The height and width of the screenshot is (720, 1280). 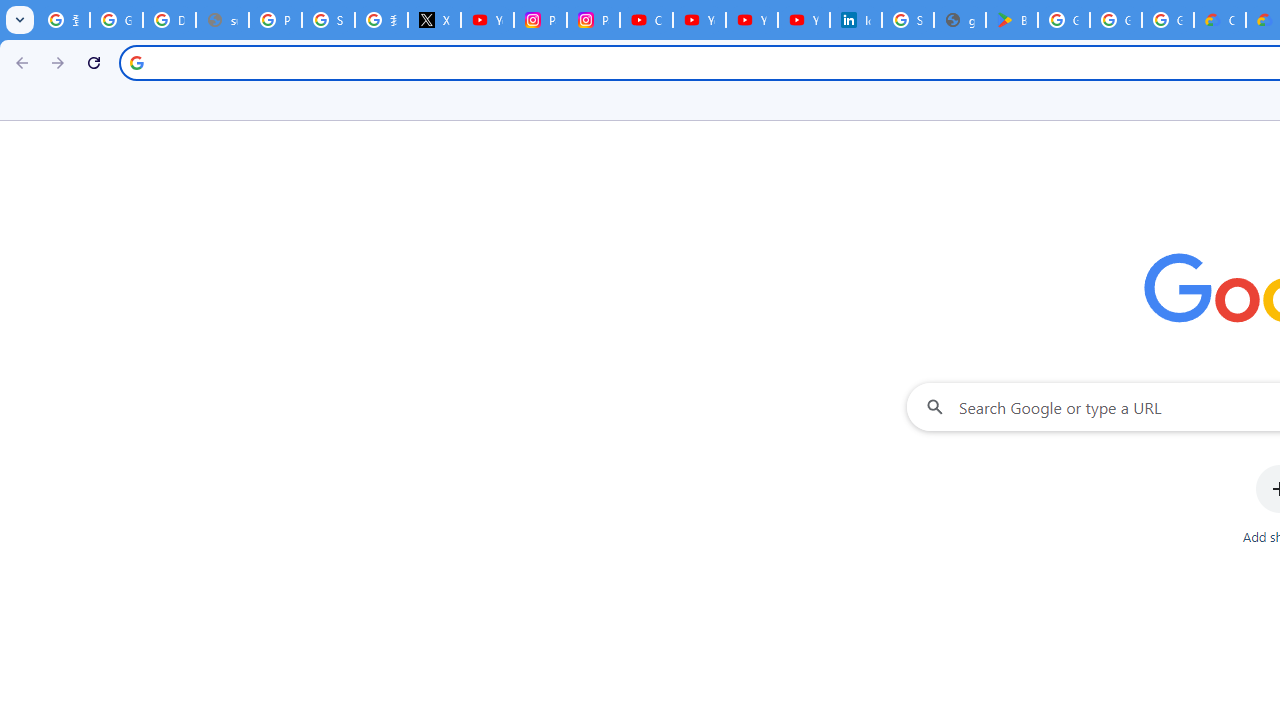 What do you see at coordinates (751, 20) in the screenshot?
I see `'YouTube Culture & Trends - YouTube Top 10, 2021'` at bounding box center [751, 20].